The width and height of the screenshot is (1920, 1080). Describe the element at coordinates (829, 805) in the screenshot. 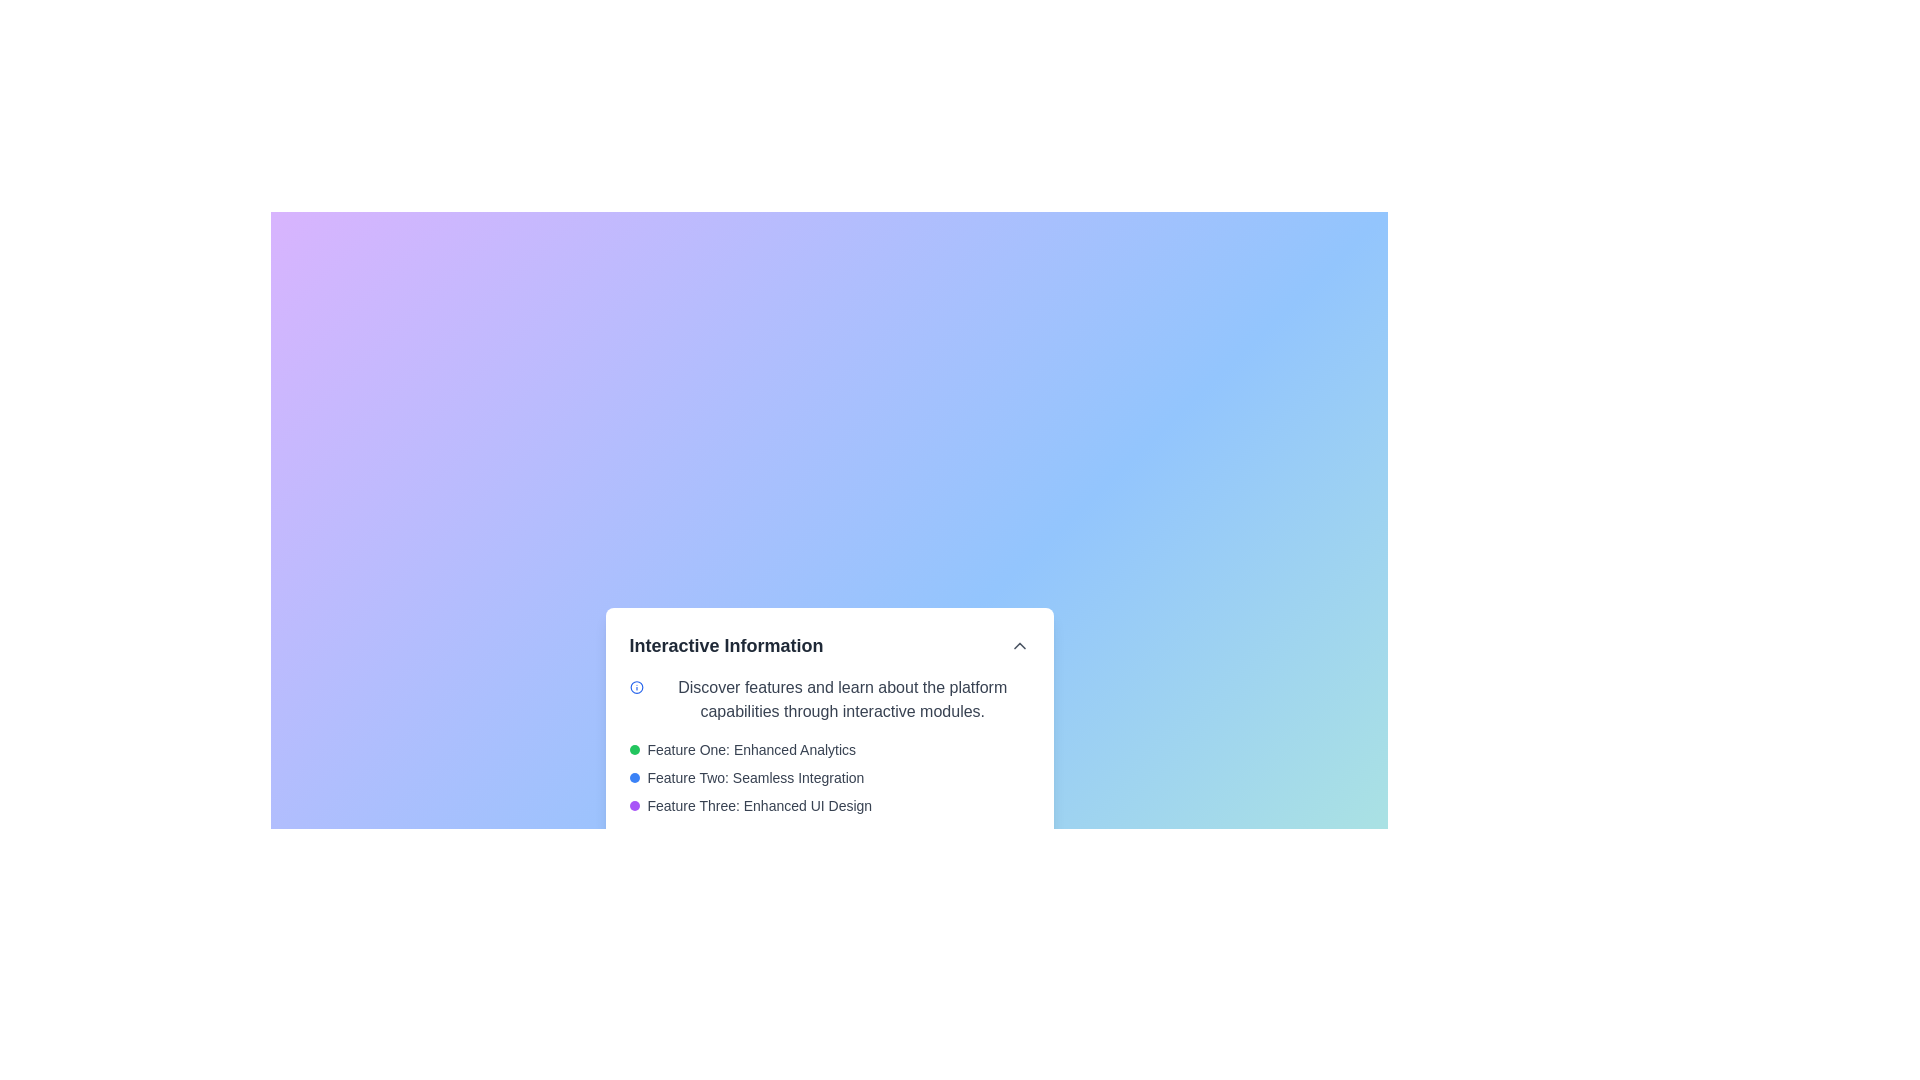

I see `the informational item labeled 'Enhanced UI Design', which is the third item in the vertical list of features, indicated by a purple dot` at that location.